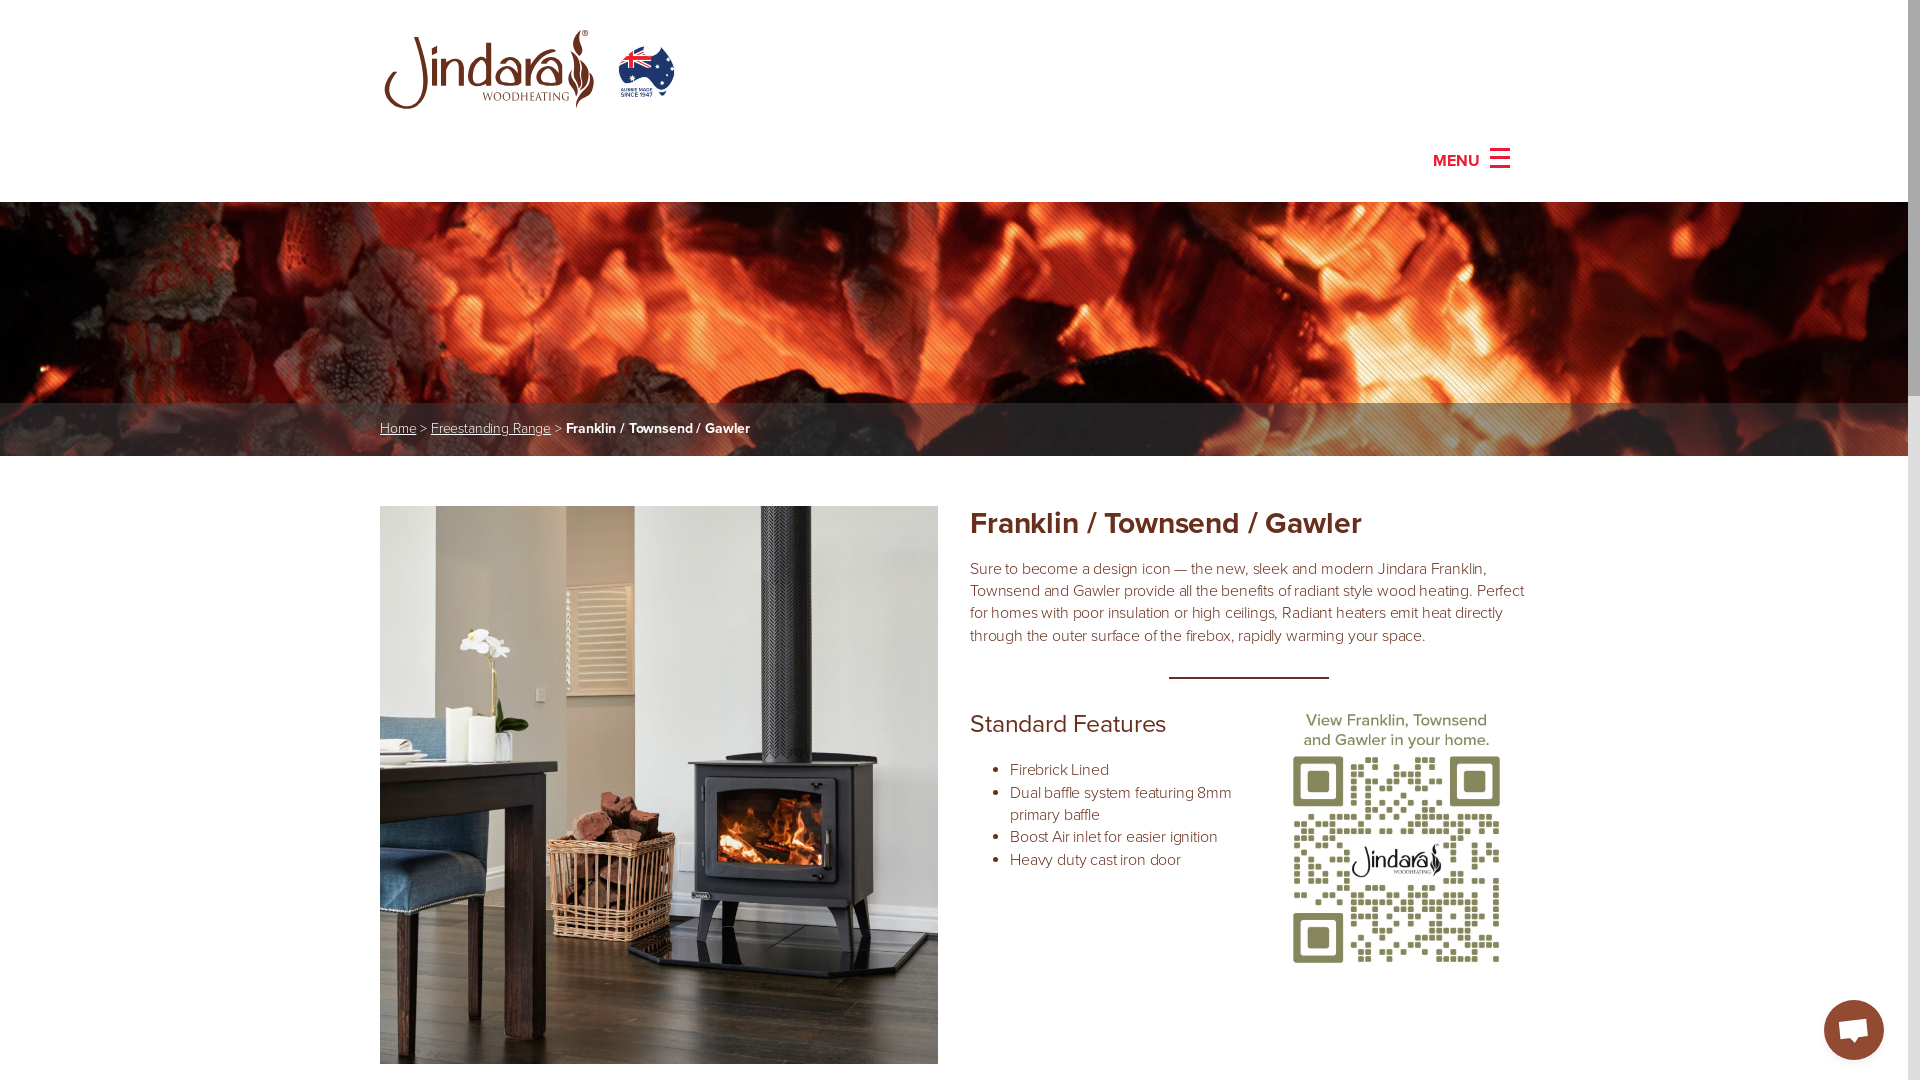  What do you see at coordinates (1472, 158) in the screenshot?
I see `'MENU'` at bounding box center [1472, 158].